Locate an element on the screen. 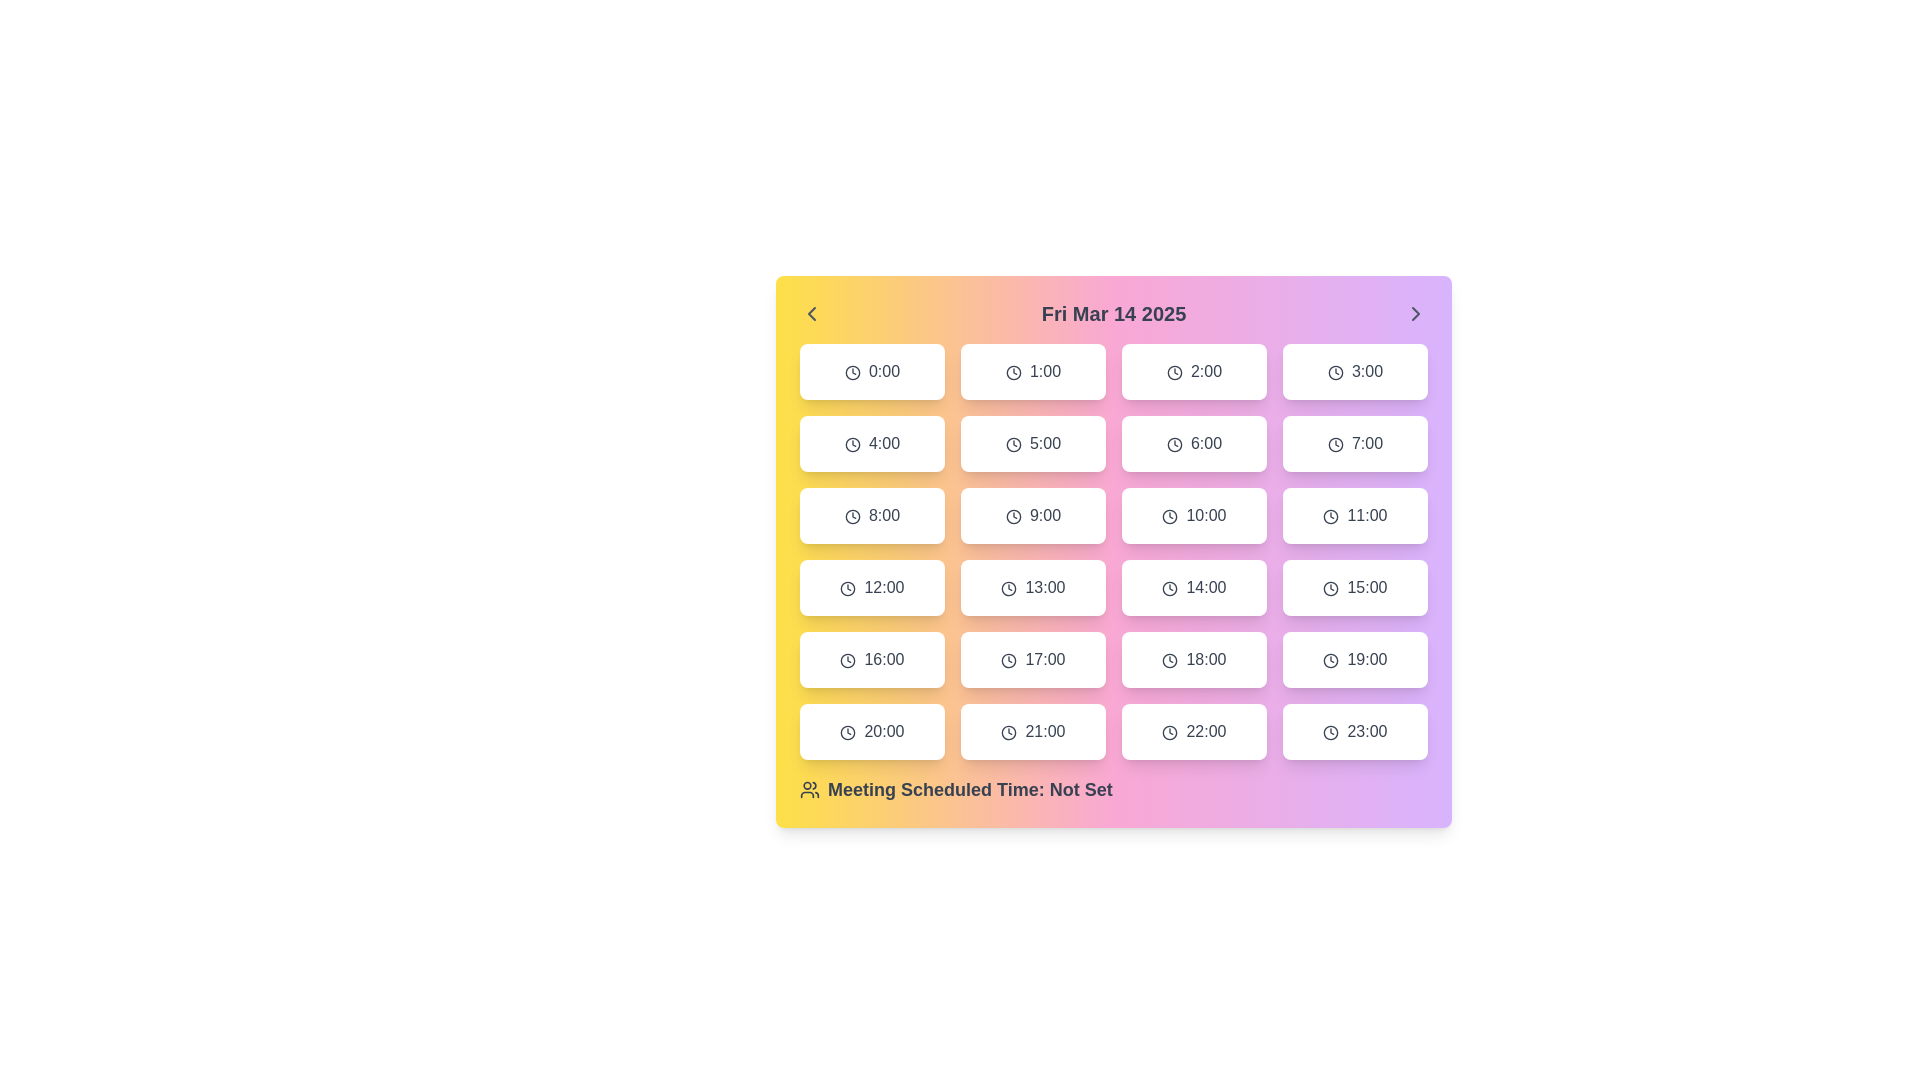  the clock icon, which is a simple outline style clock positioned before the '22:00' text in the lower central part of the grid interface, for time identification is located at coordinates (1170, 732).